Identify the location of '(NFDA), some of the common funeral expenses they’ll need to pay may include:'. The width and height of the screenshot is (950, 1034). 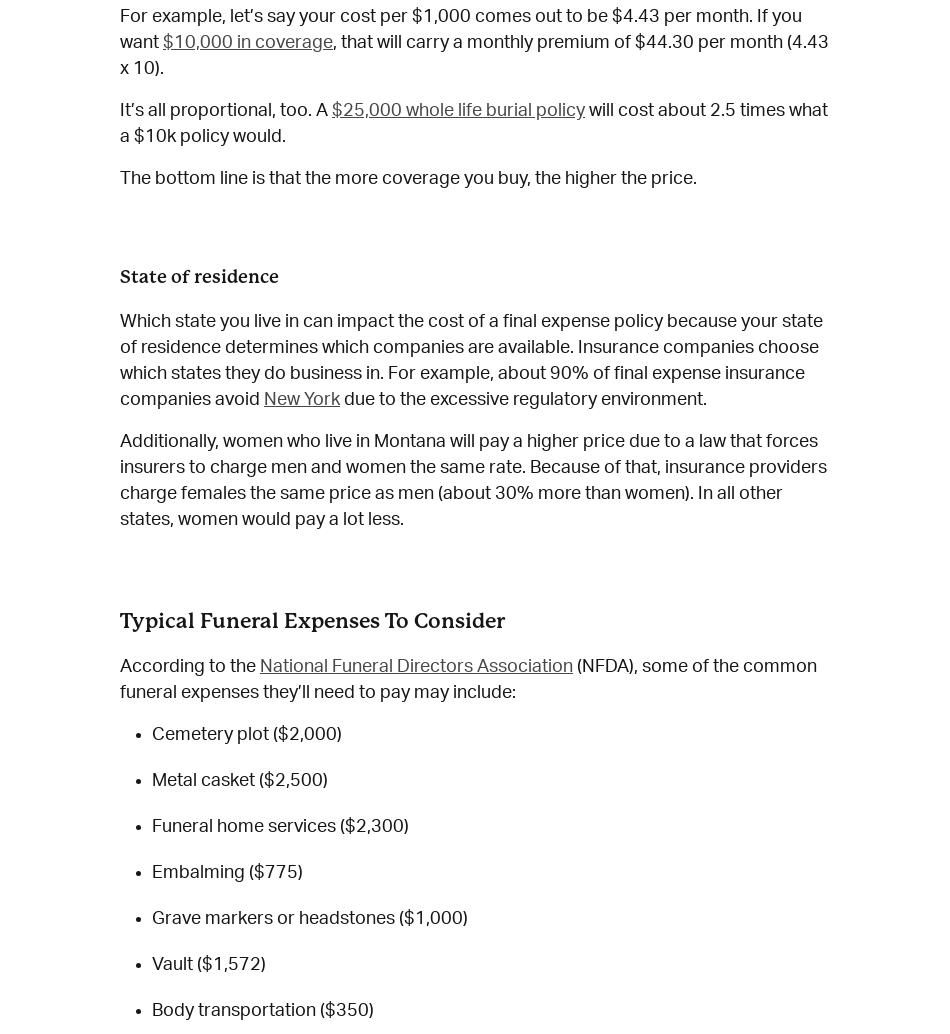
(467, 679).